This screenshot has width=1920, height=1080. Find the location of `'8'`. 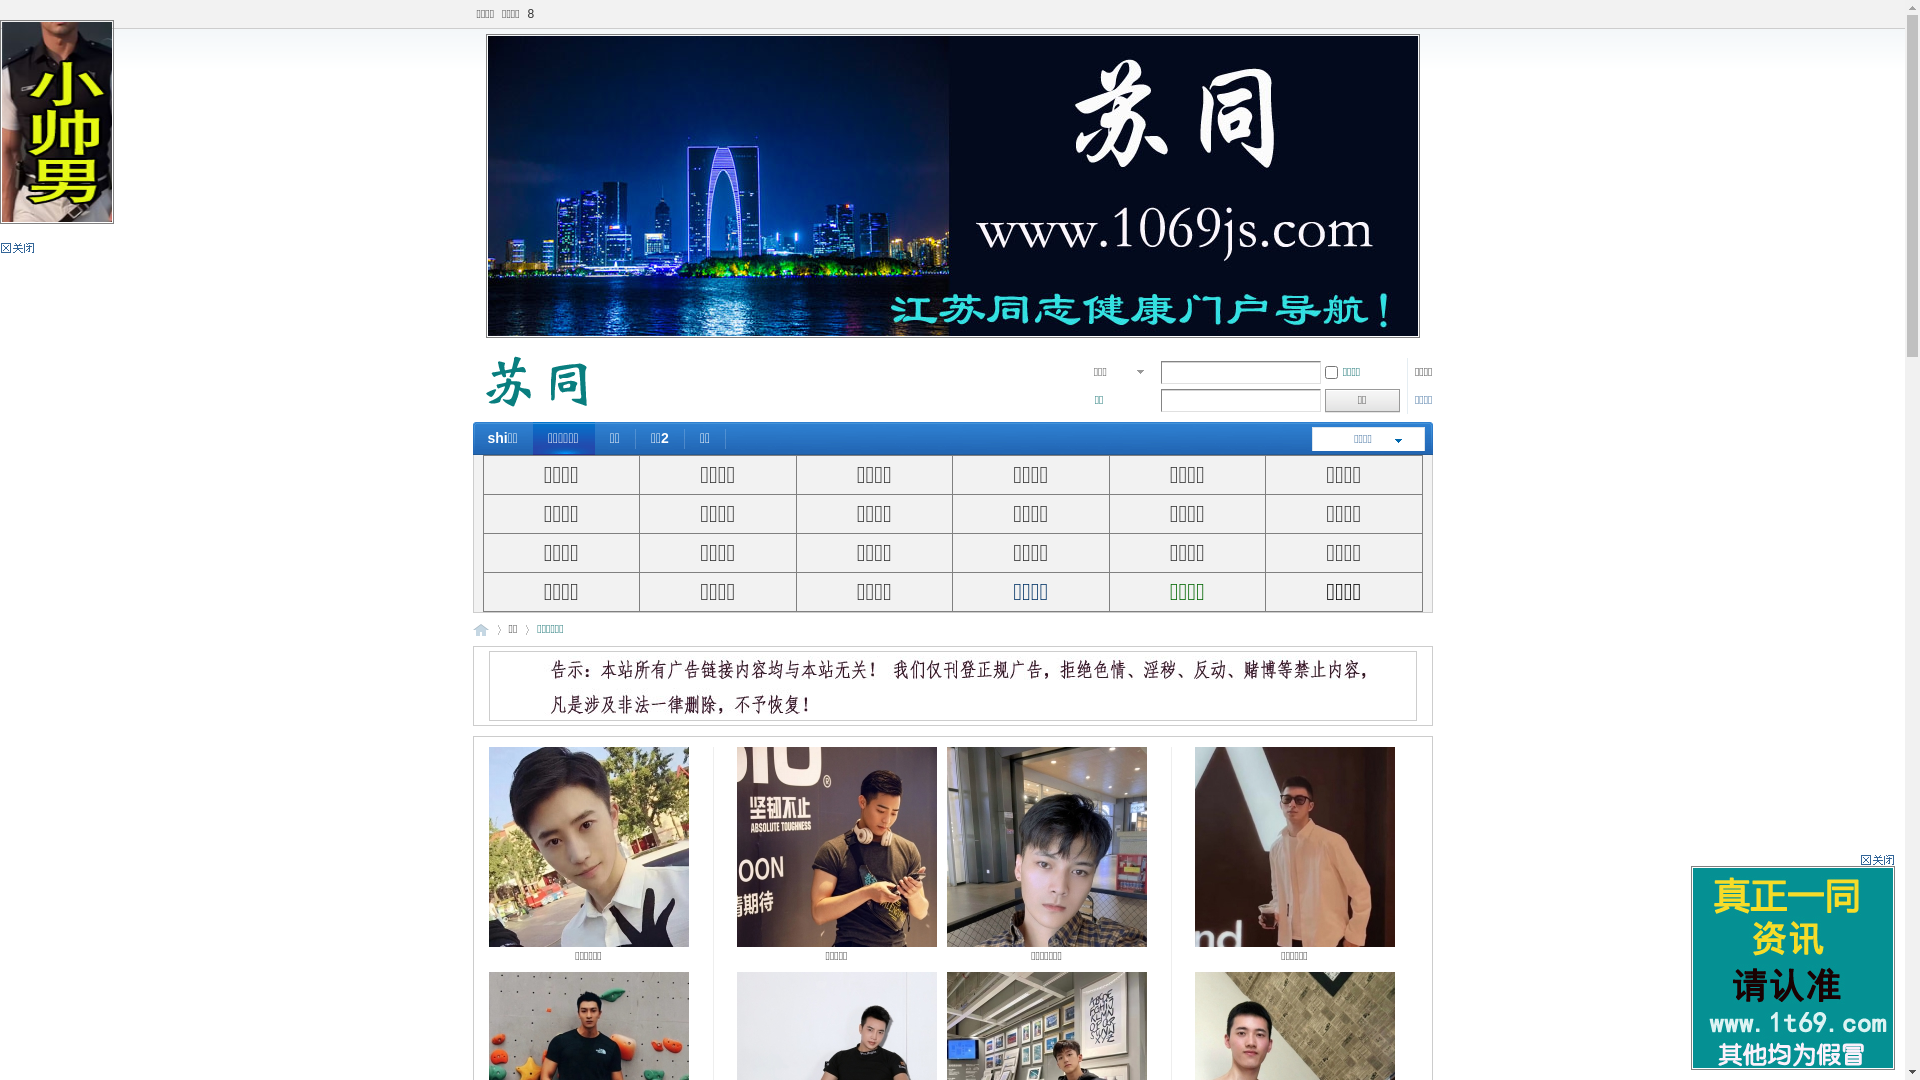

'8' is located at coordinates (531, 14).